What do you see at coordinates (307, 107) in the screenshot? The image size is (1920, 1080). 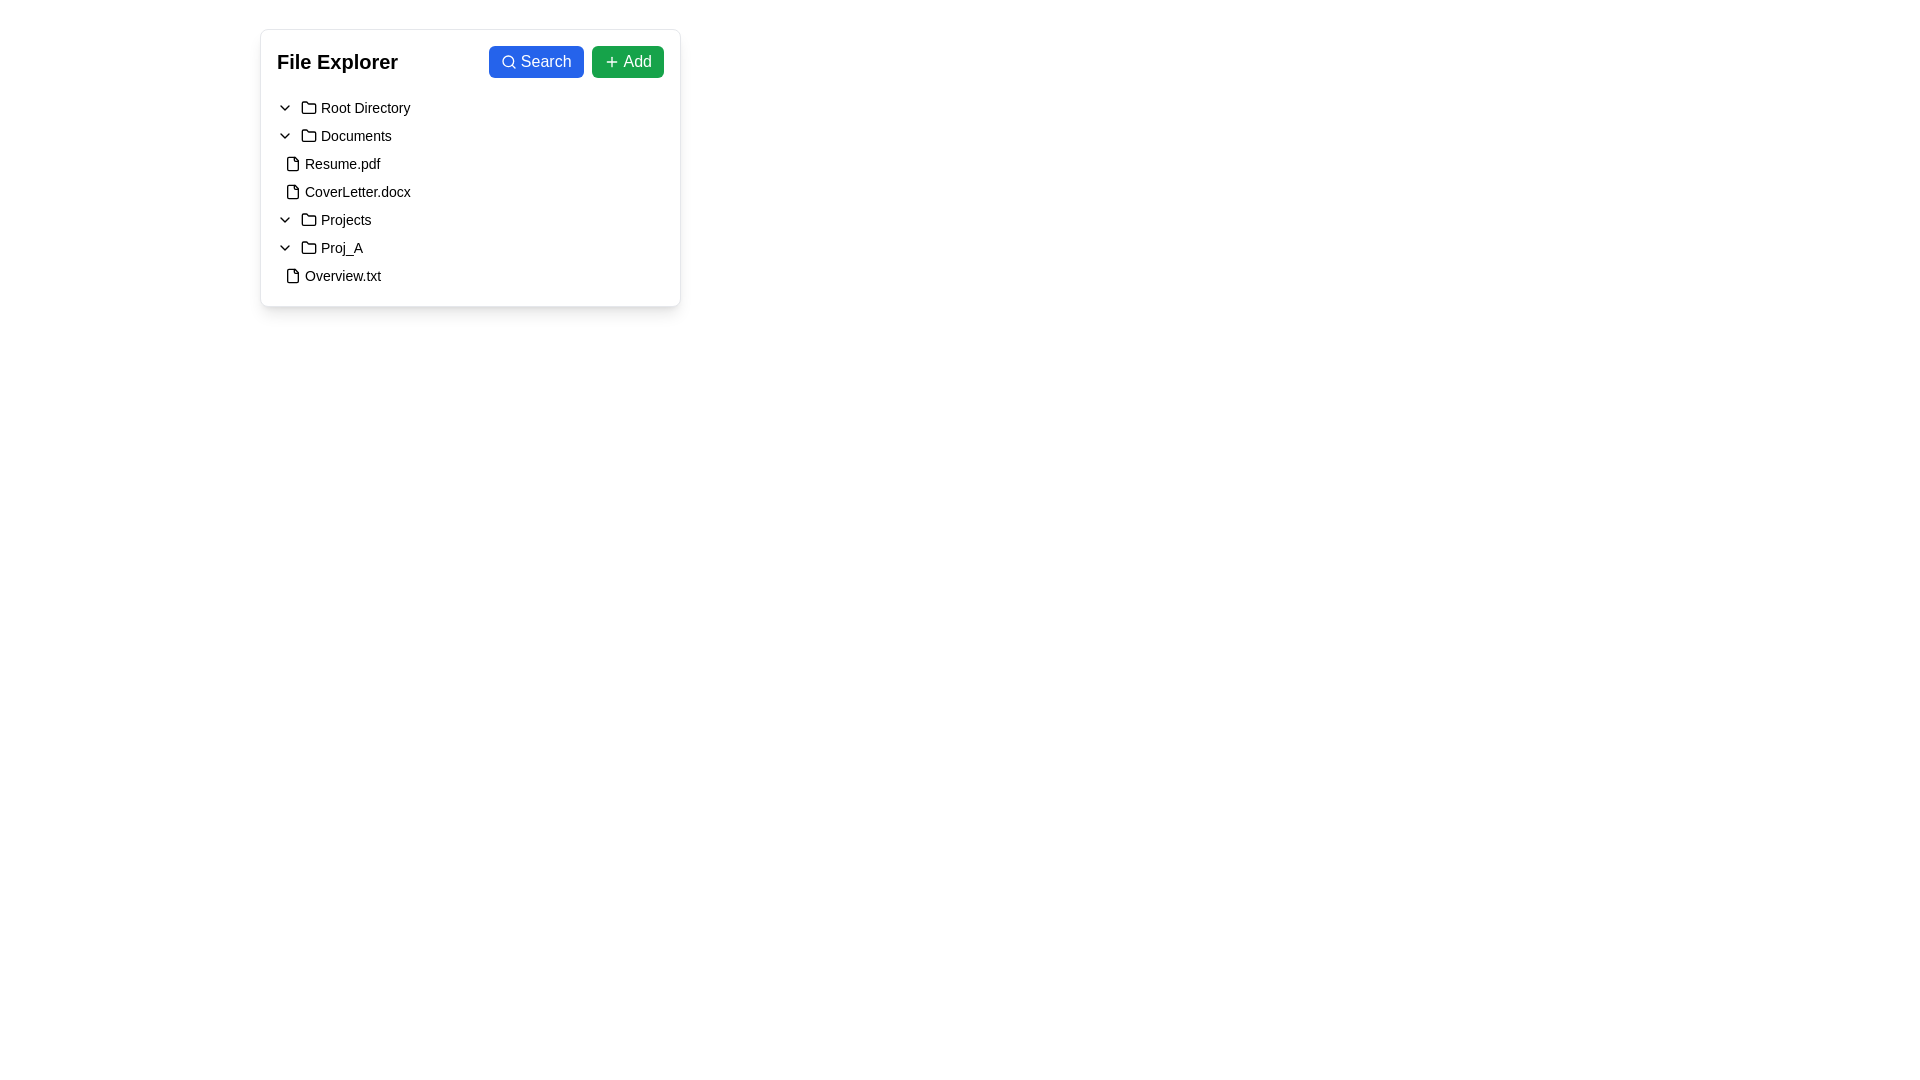 I see `the folder icon button located under the 'File Explorer' heading in the hierarchical navigation interface` at bounding box center [307, 107].